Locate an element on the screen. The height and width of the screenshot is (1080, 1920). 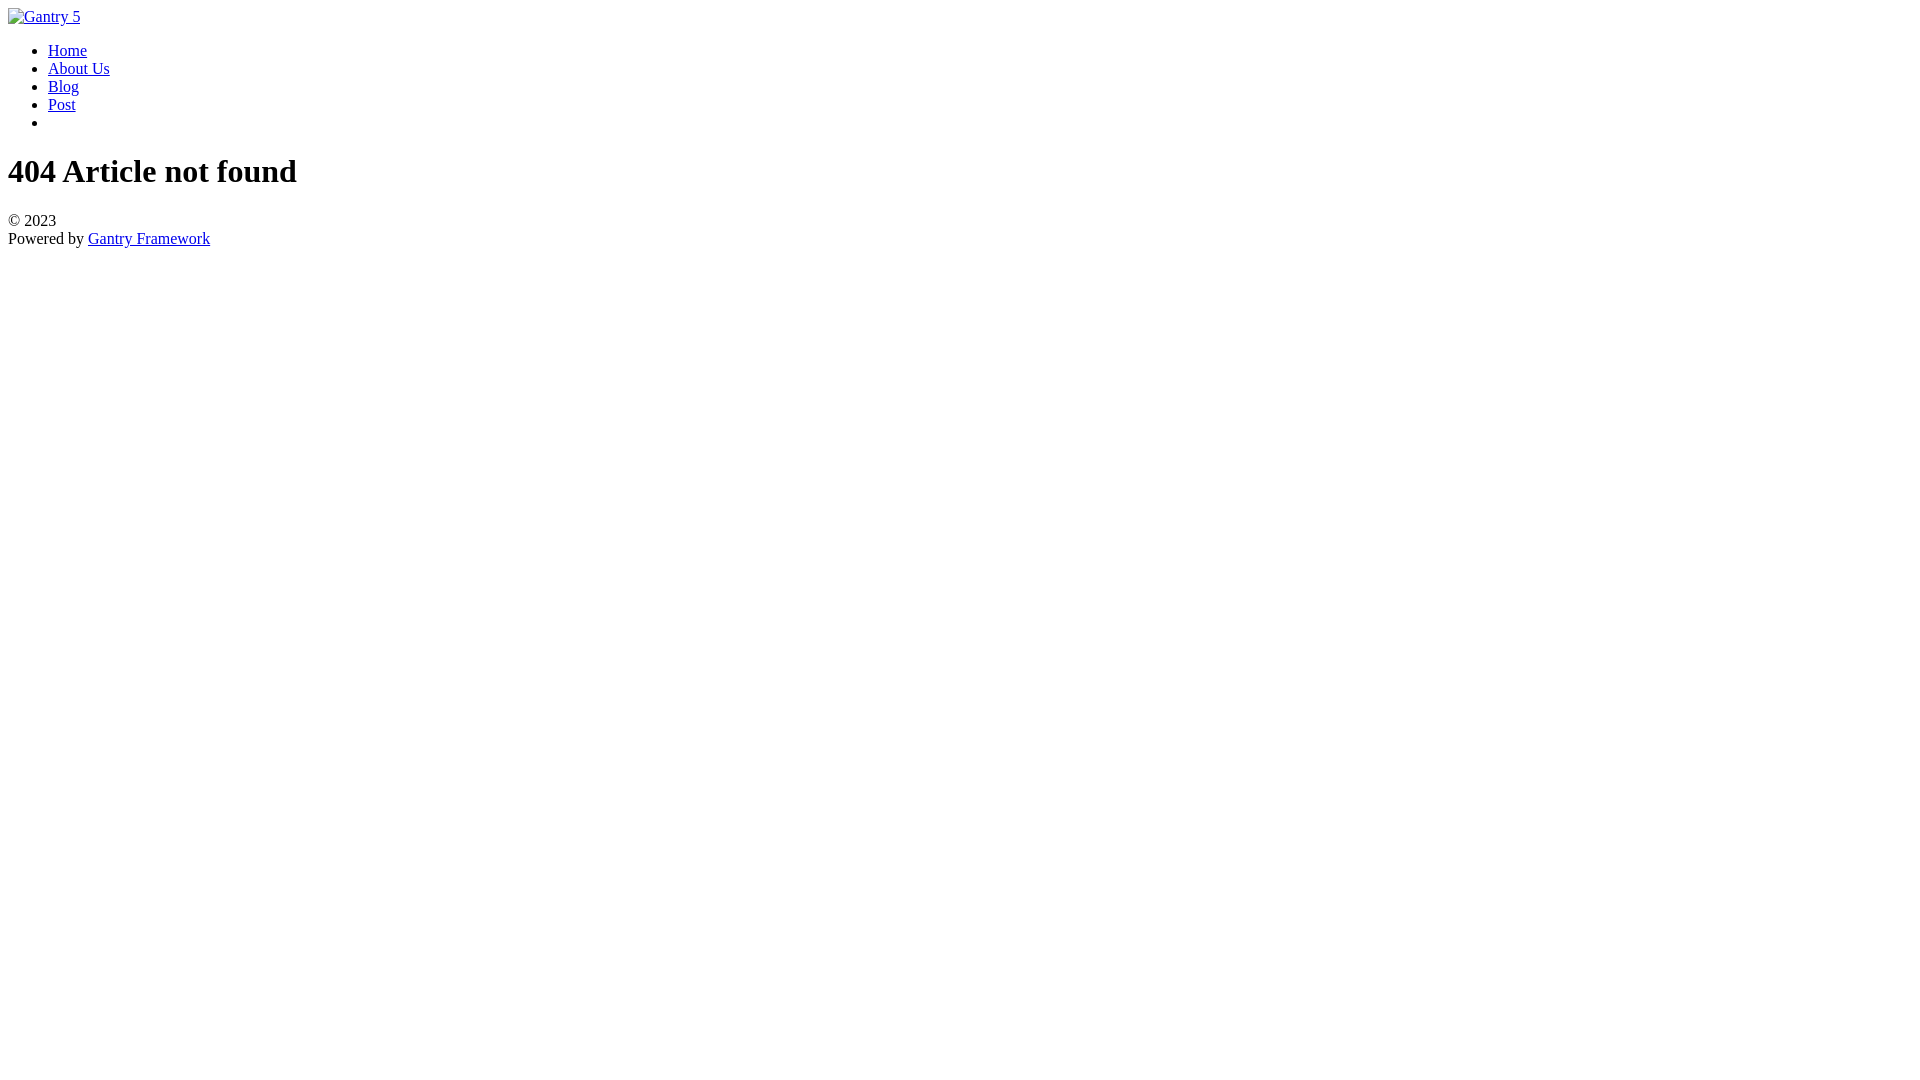
'Gantry 5' is located at coordinates (43, 16).